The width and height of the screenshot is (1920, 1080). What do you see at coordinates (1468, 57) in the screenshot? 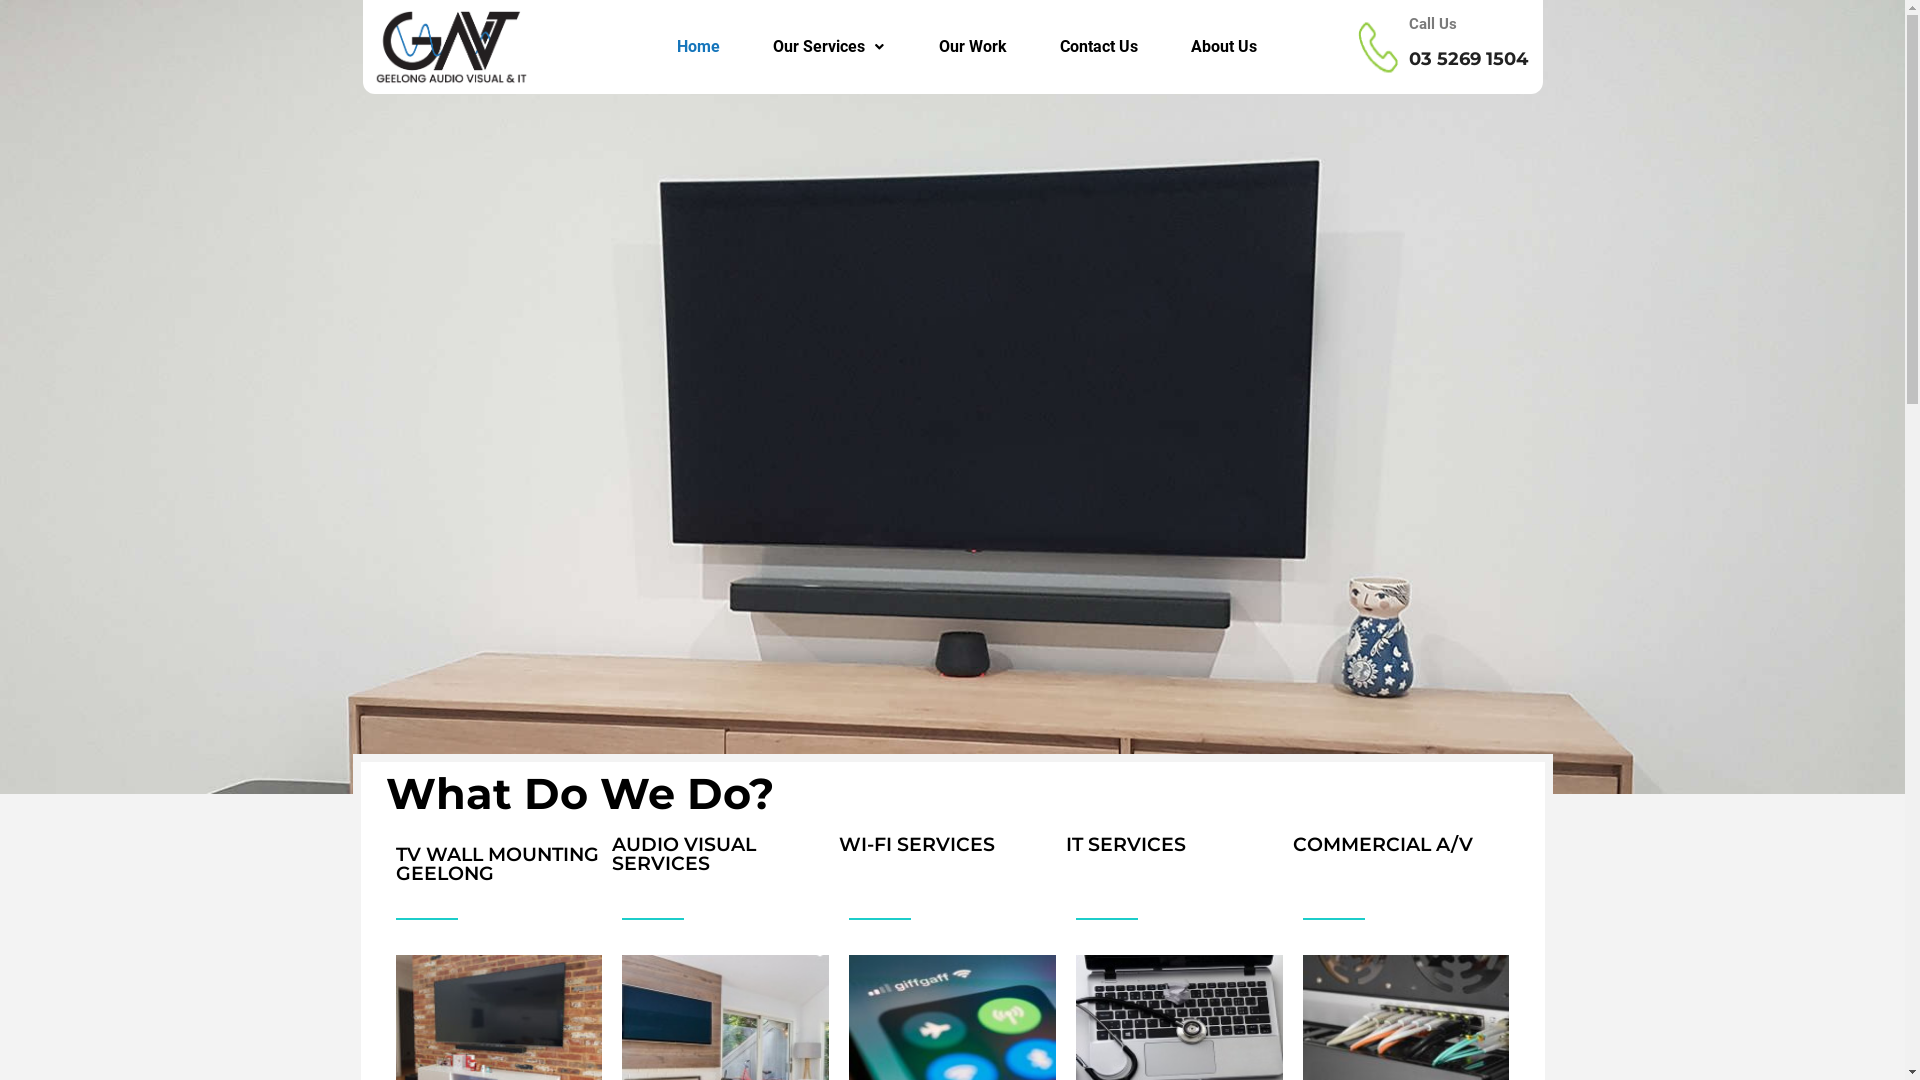
I see `'03 5269 1504'` at bounding box center [1468, 57].